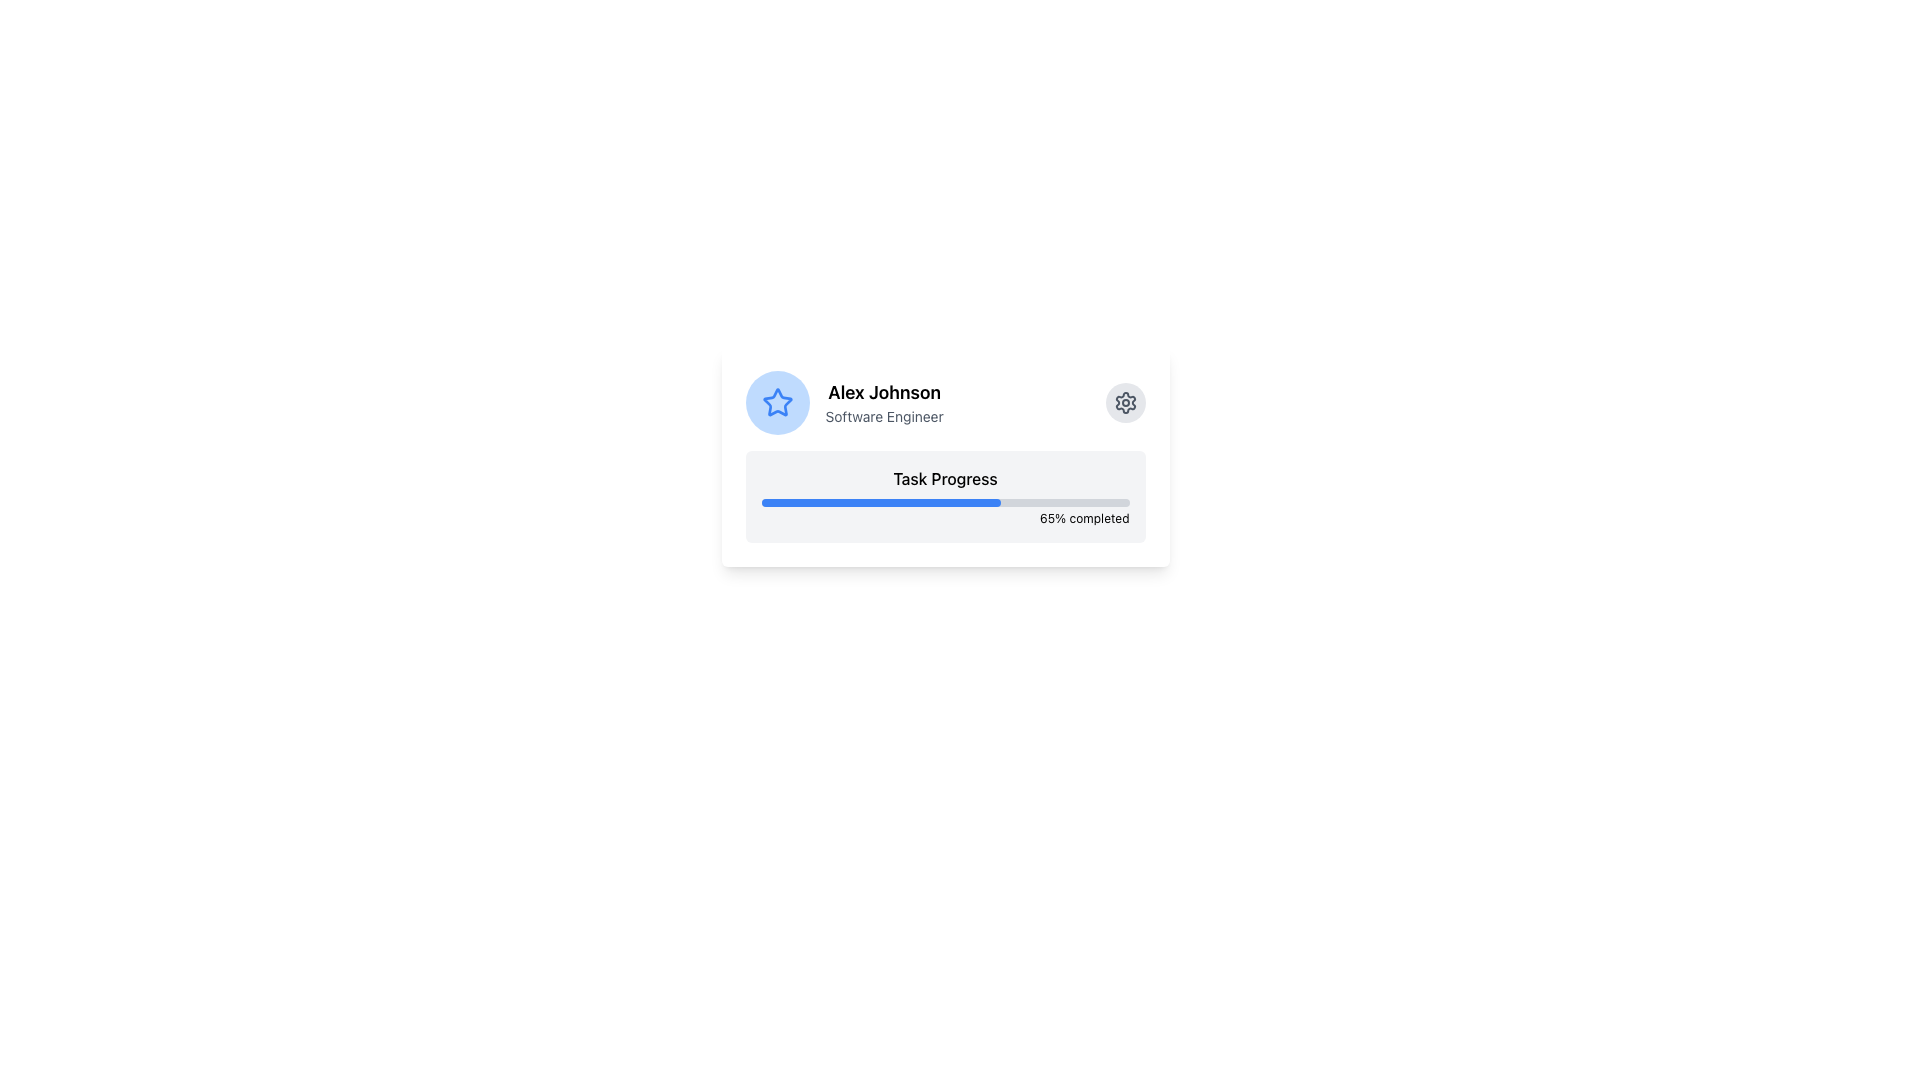 The image size is (1920, 1080). I want to click on the progress bar with text label and value, so click(944, 496).